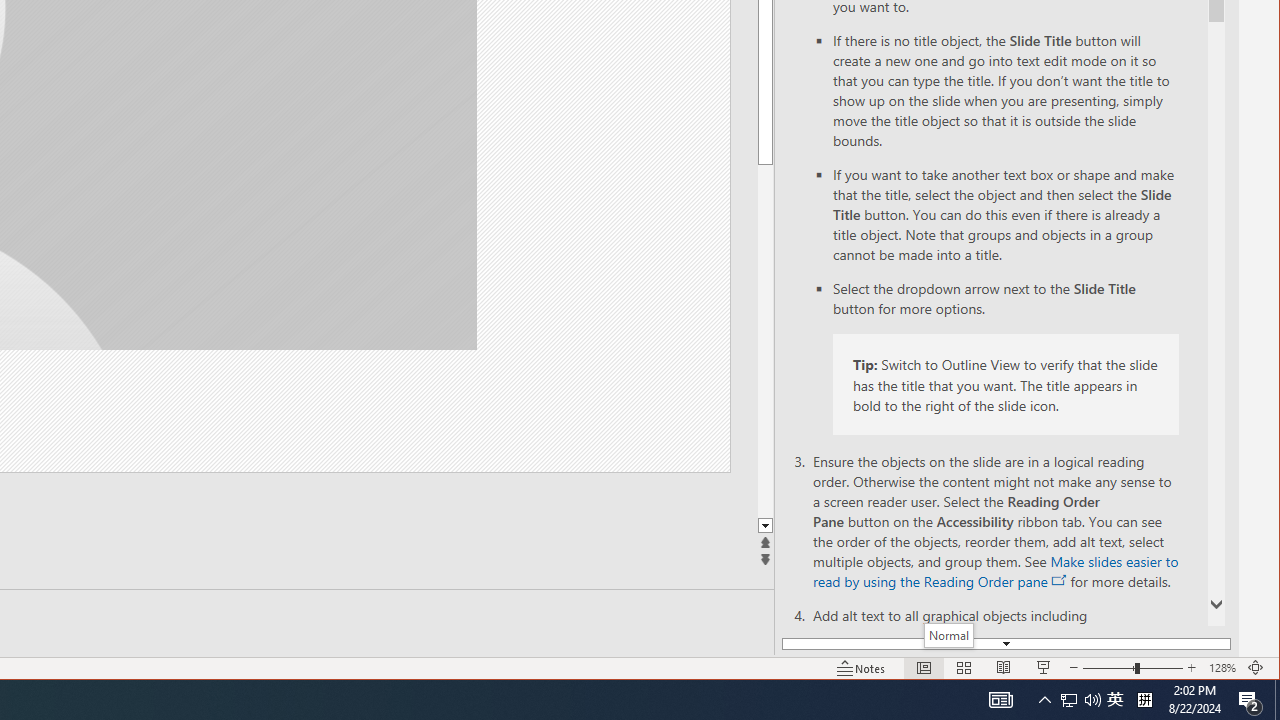 Image resolution: width=1280 pixels, height=720 pixels. I want to click on 'Zoom to Fit ', so click(1255, 668).